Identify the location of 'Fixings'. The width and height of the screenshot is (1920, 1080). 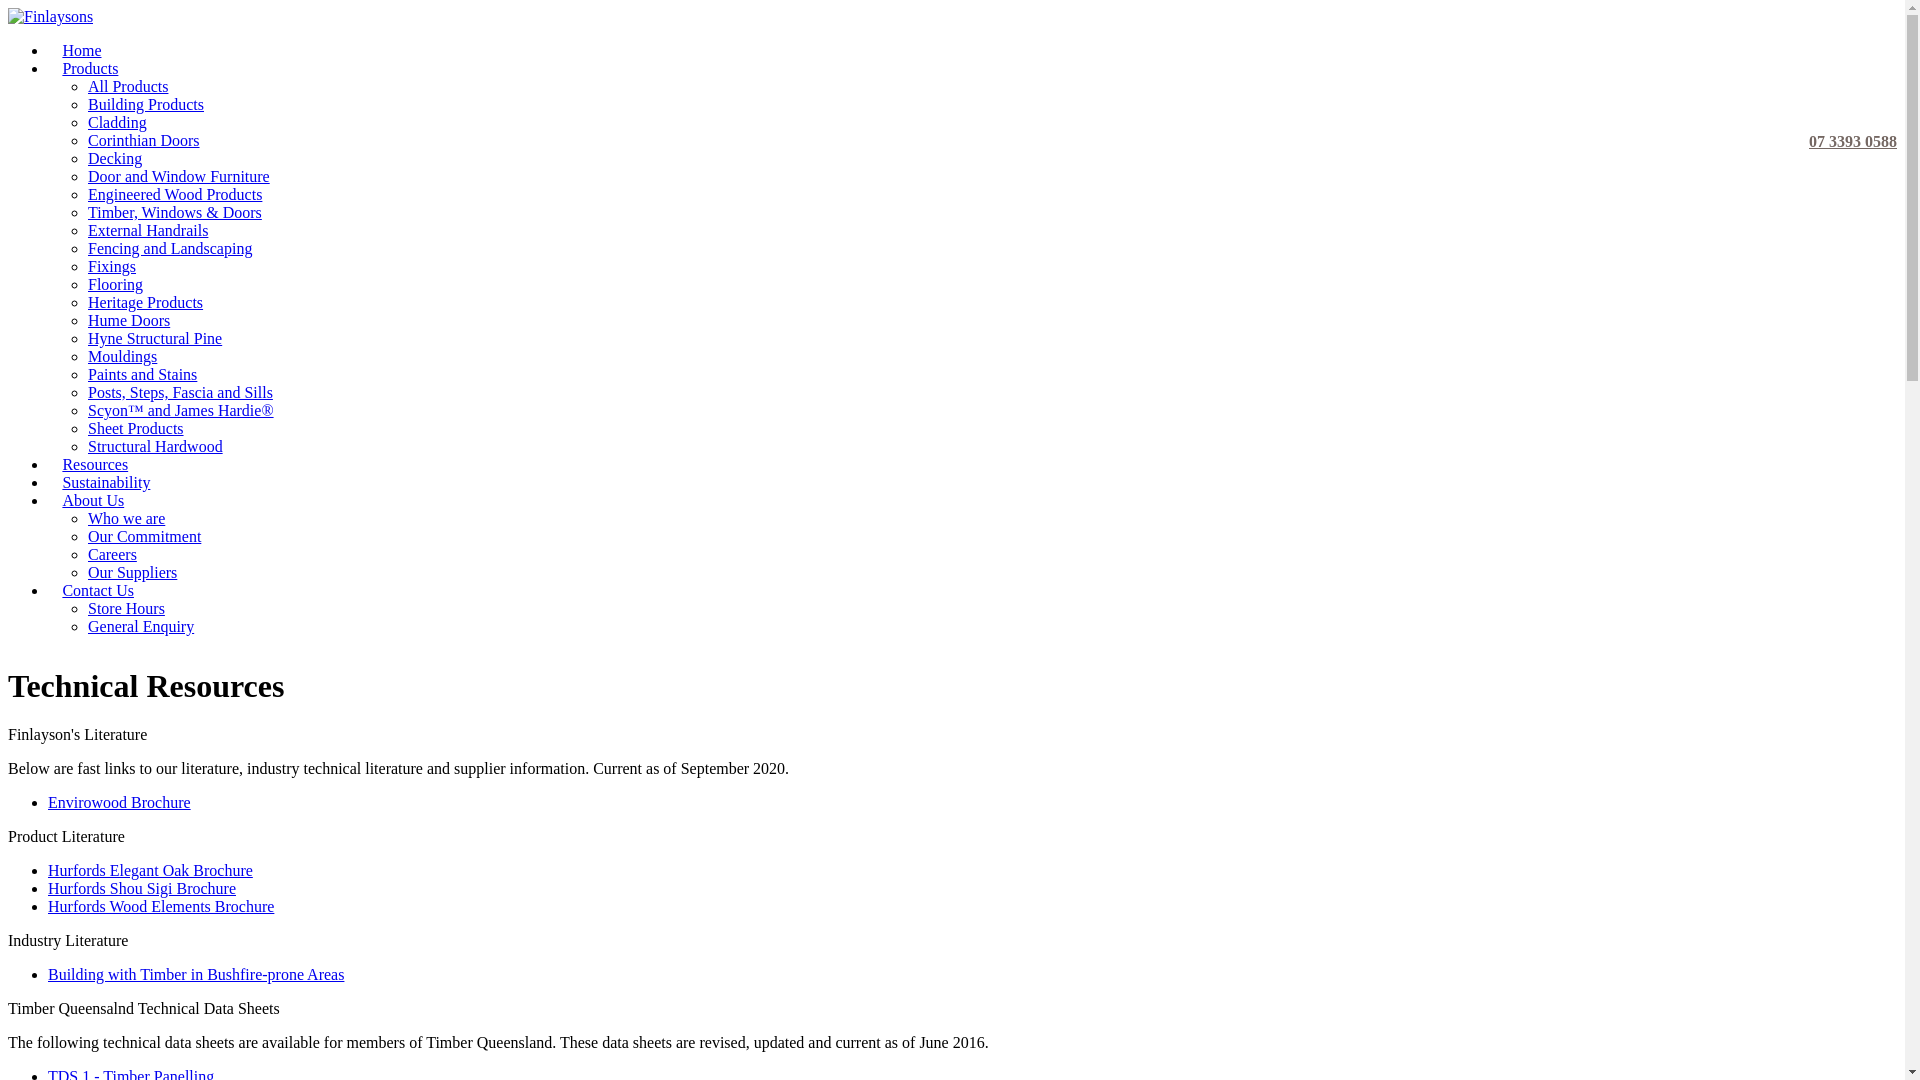
(86, 265).